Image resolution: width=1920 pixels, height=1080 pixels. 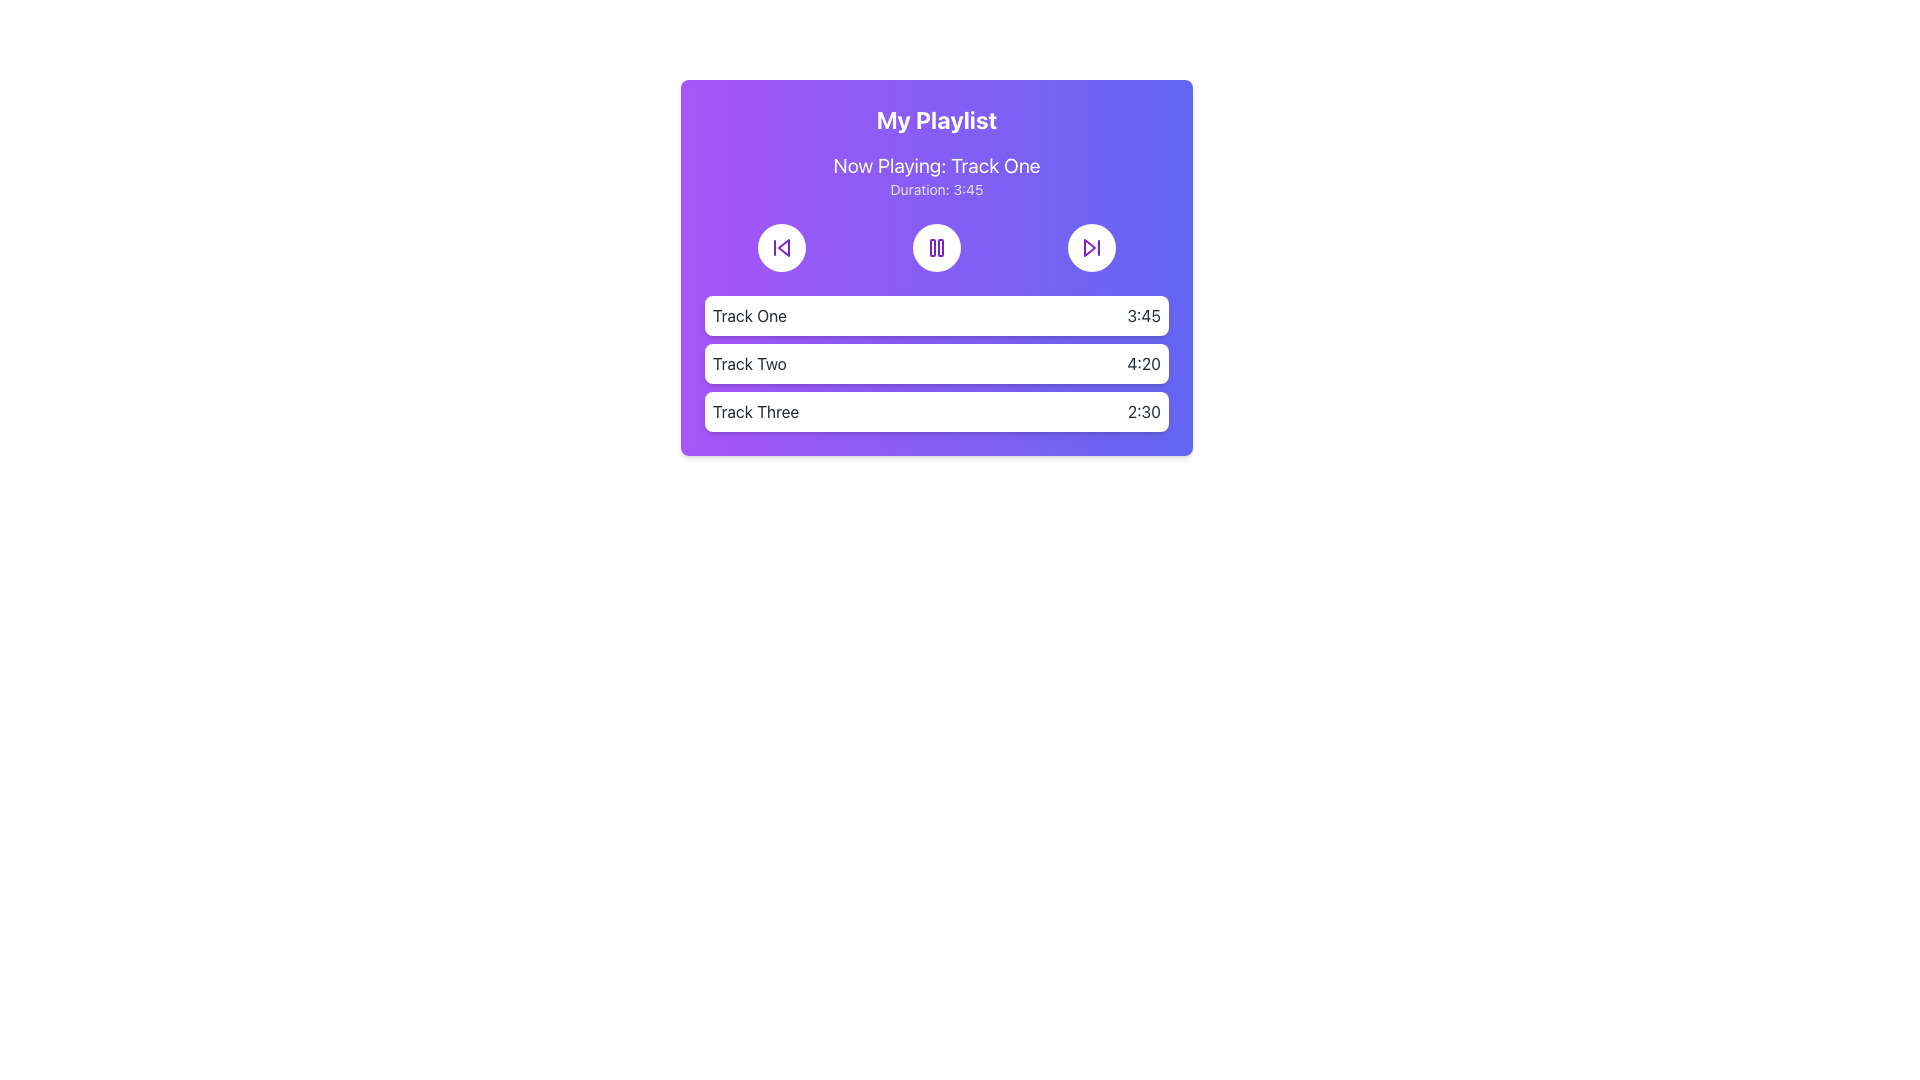 What do you see at coordinates (935, 119) in the screenshot?
I see `the bold, large, white text labeled 'My Playlist', which is positioned at the top of the segment on a gradient background transitioning from purple to indigo` at bounding box center [935, 119].